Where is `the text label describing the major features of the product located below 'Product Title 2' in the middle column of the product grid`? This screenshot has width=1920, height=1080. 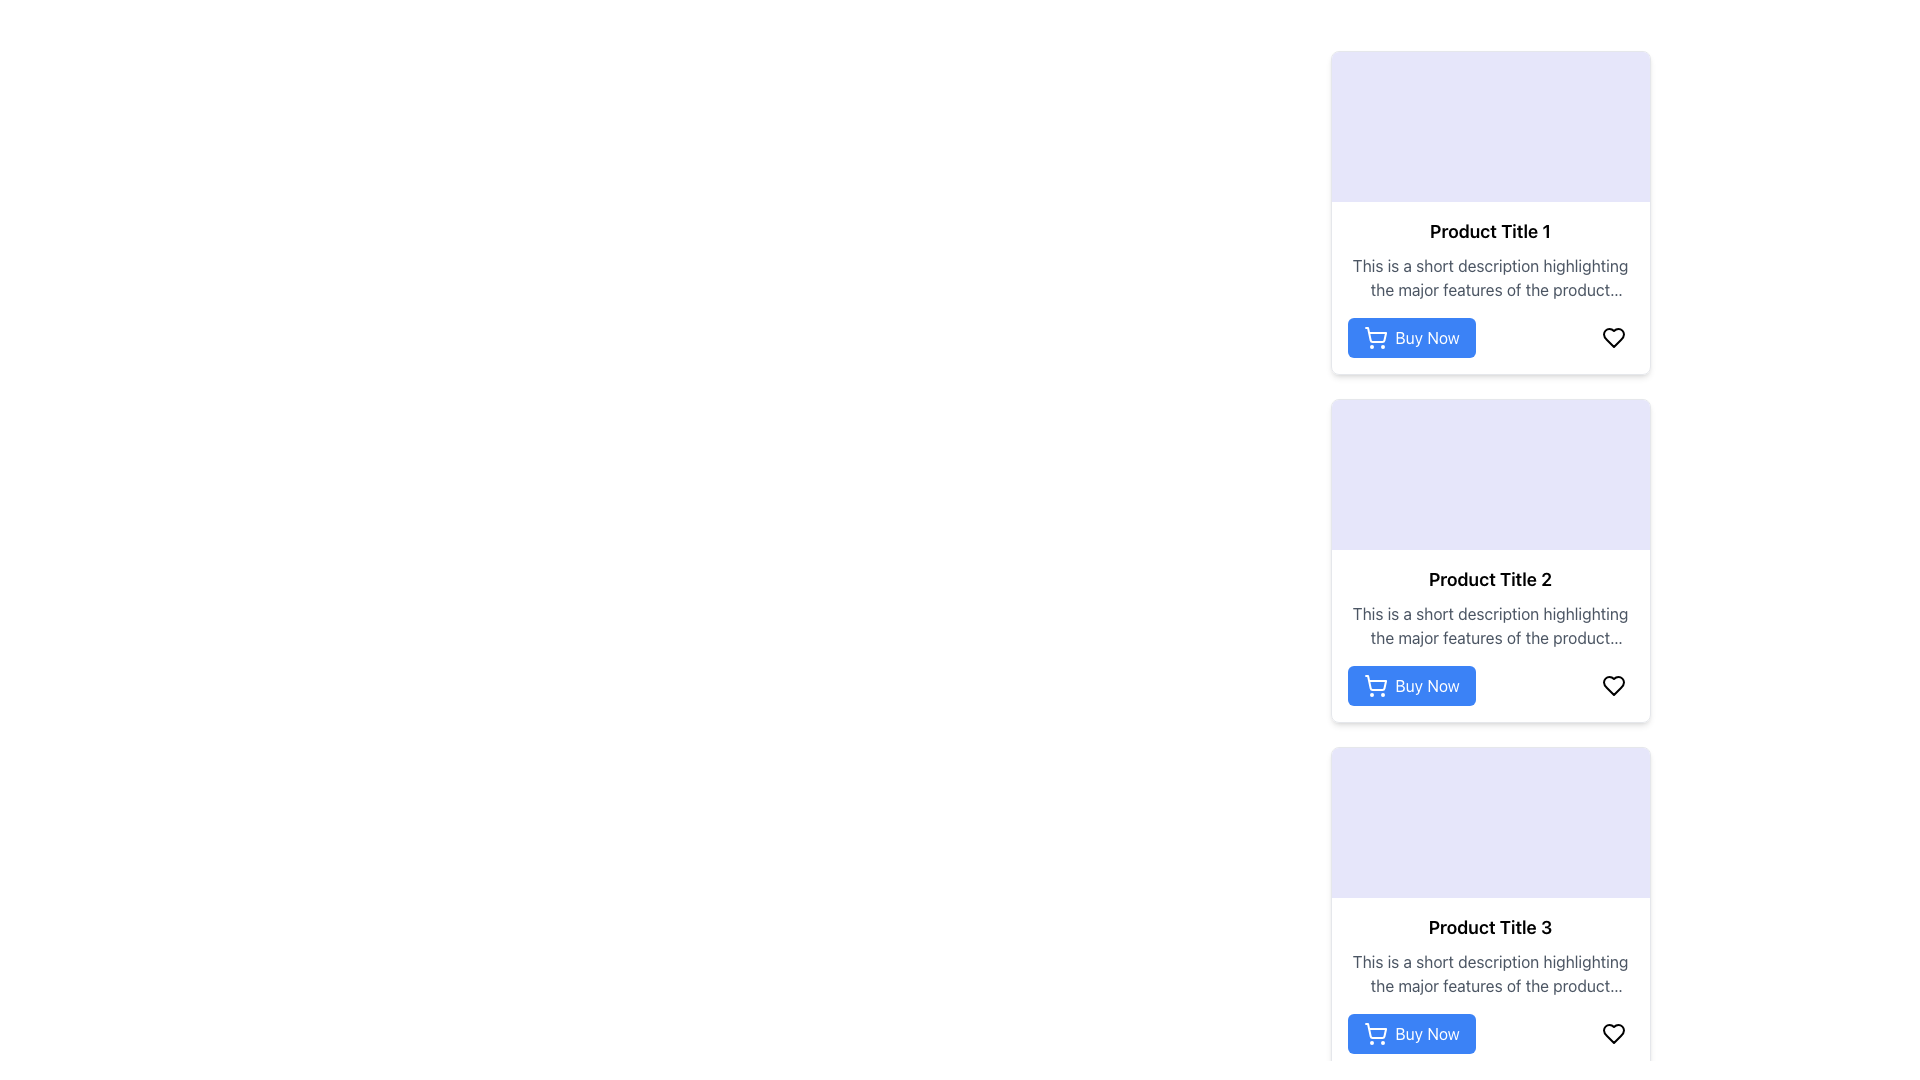 the text label describing the major features of the product located below 'Product Title 2' in the middle column of the product grid is located at coordinates (1490, 624).